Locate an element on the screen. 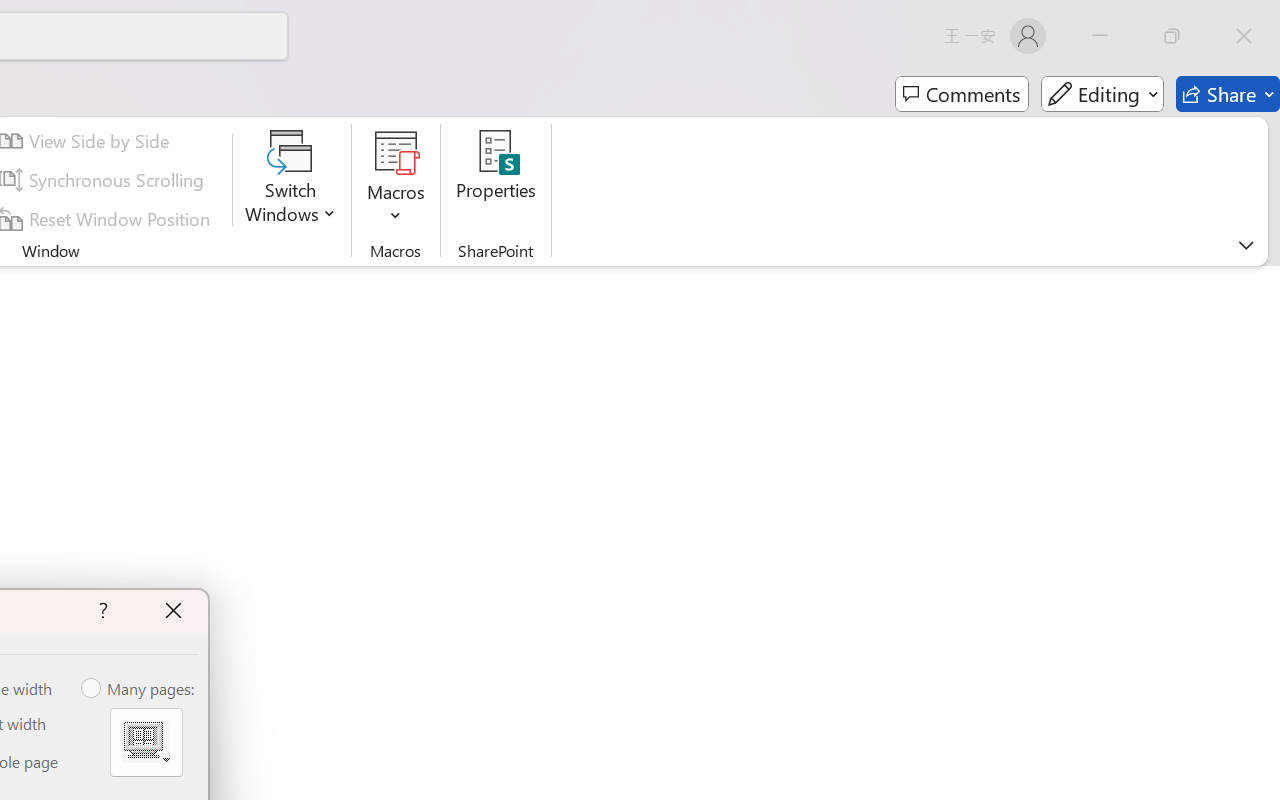  'Properties' is located at coordinates (496, 179).